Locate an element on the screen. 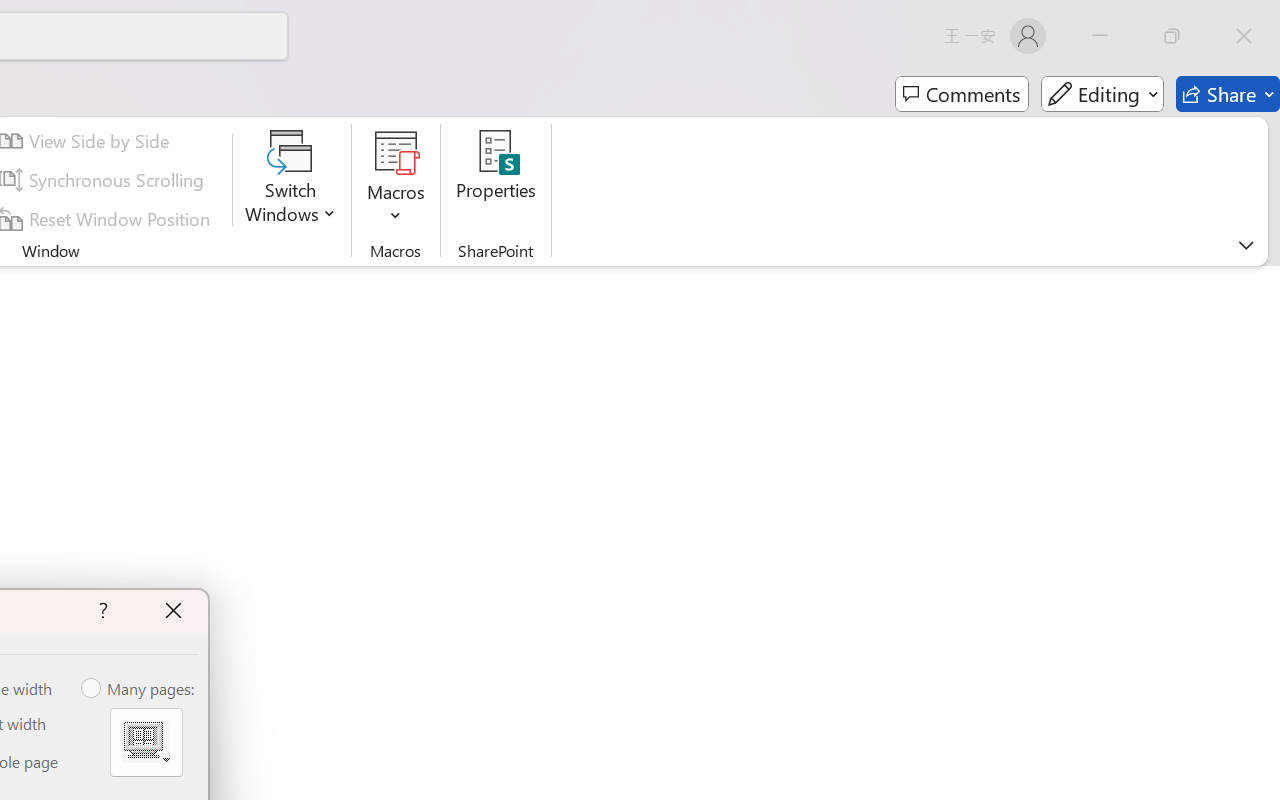  'Properties' is located at coordinates (496, 179).